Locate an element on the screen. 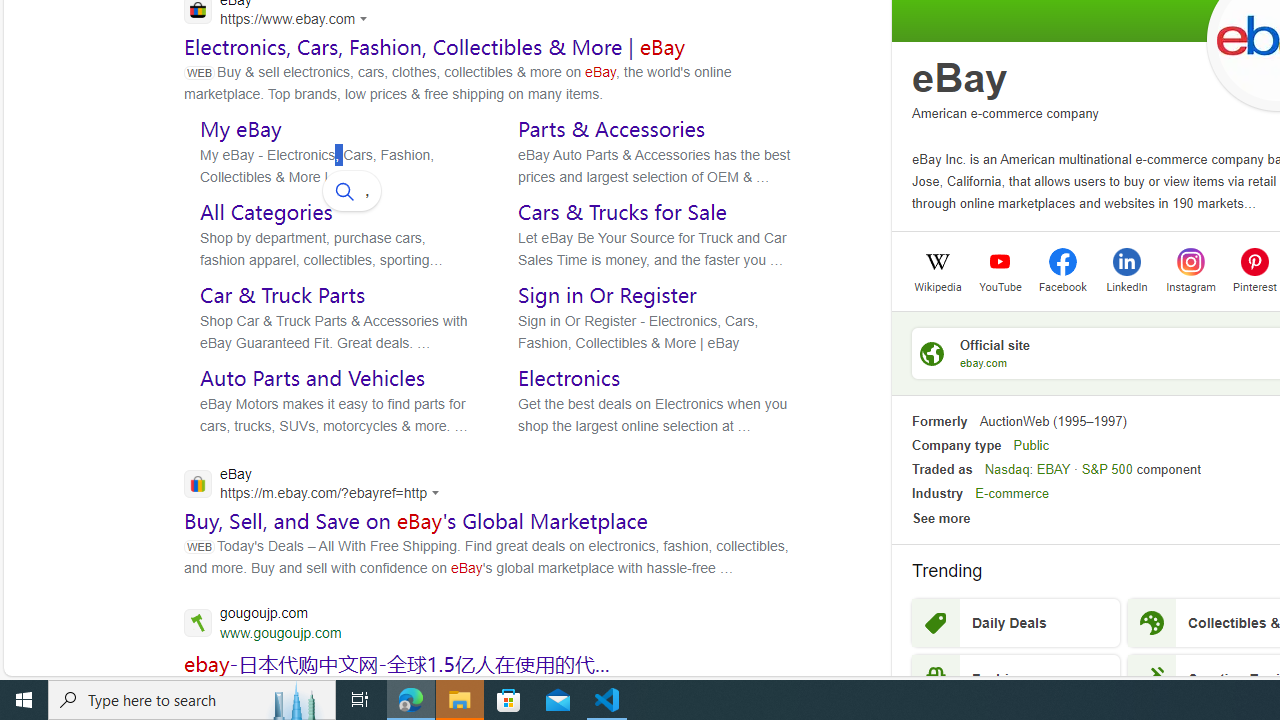 Image resolution: width=1280 pixels, height=720 pixels. 'S&P 500' is located at coordinates (1106, 469).